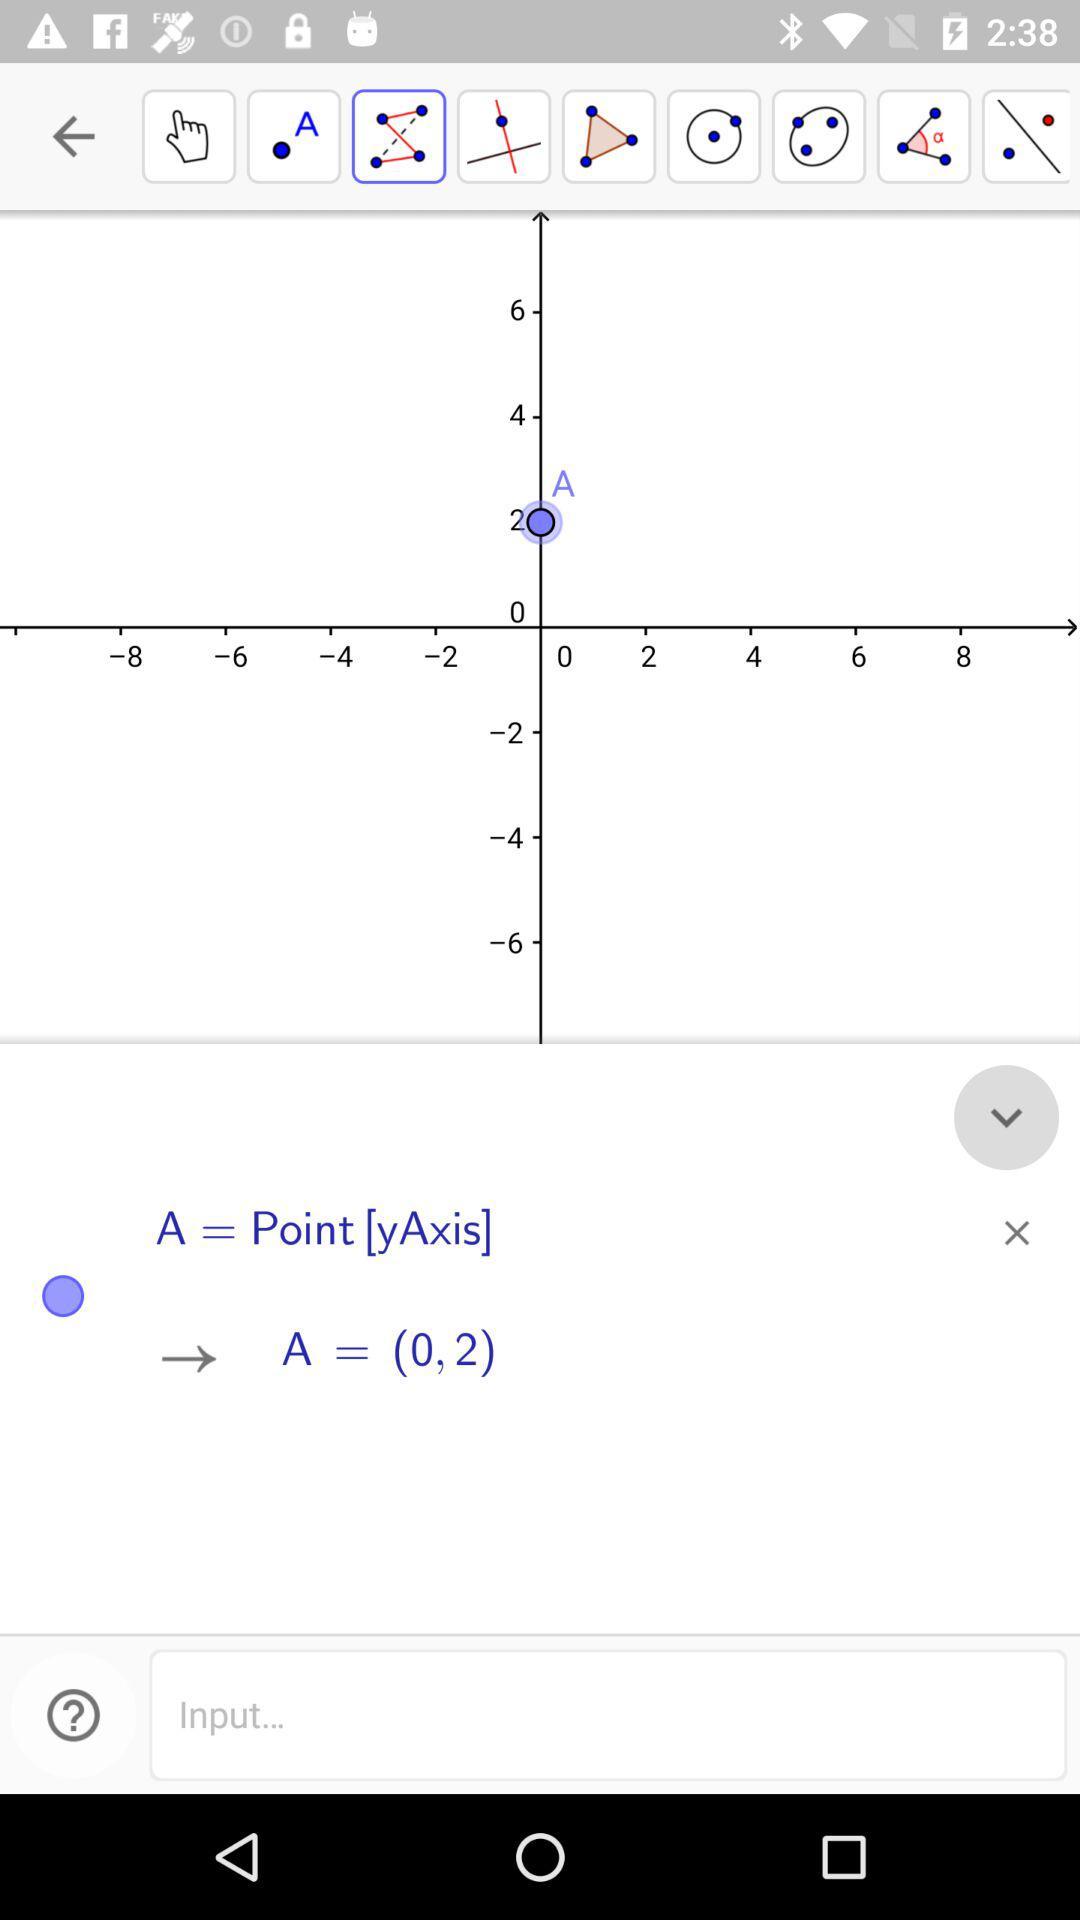  I want to click on the 3rd symbol from the left on the top of the page, so click(398, 135).